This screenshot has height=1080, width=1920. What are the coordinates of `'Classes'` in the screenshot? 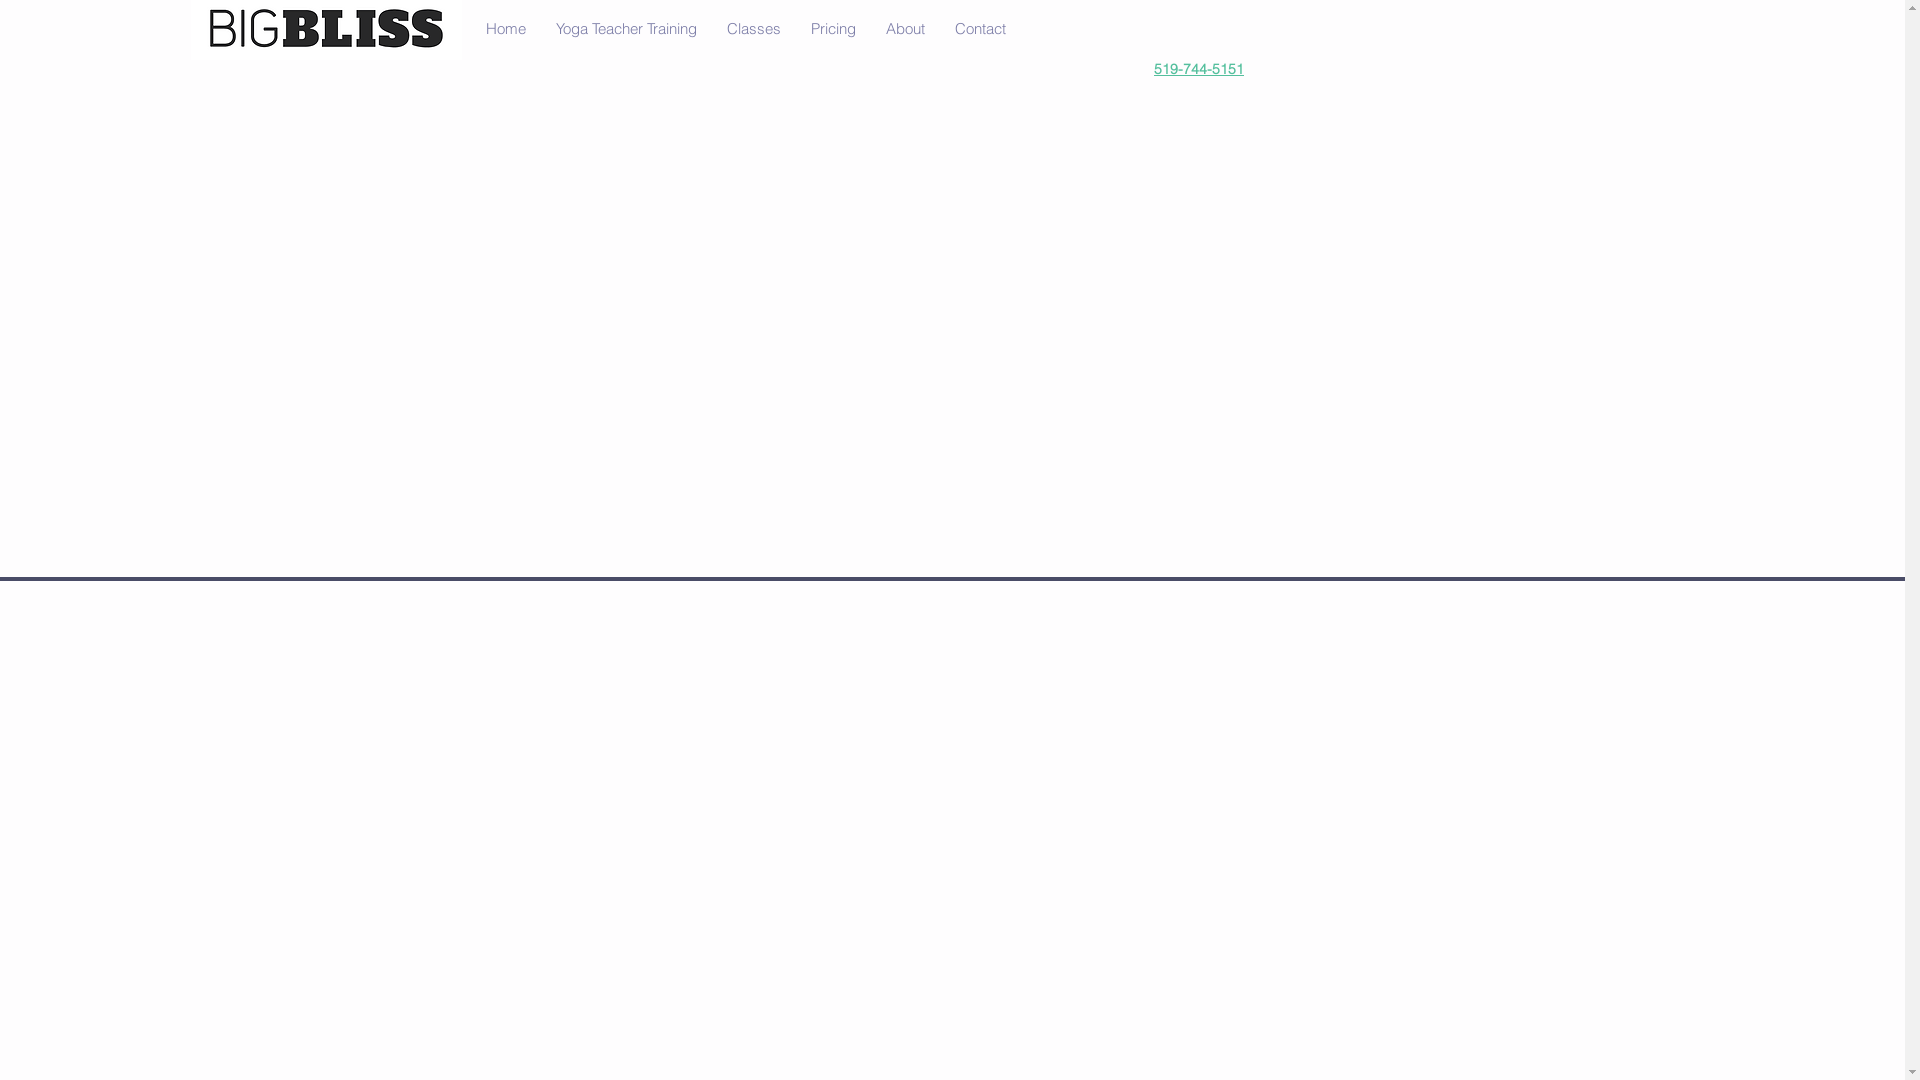 It's located at (752, 29).